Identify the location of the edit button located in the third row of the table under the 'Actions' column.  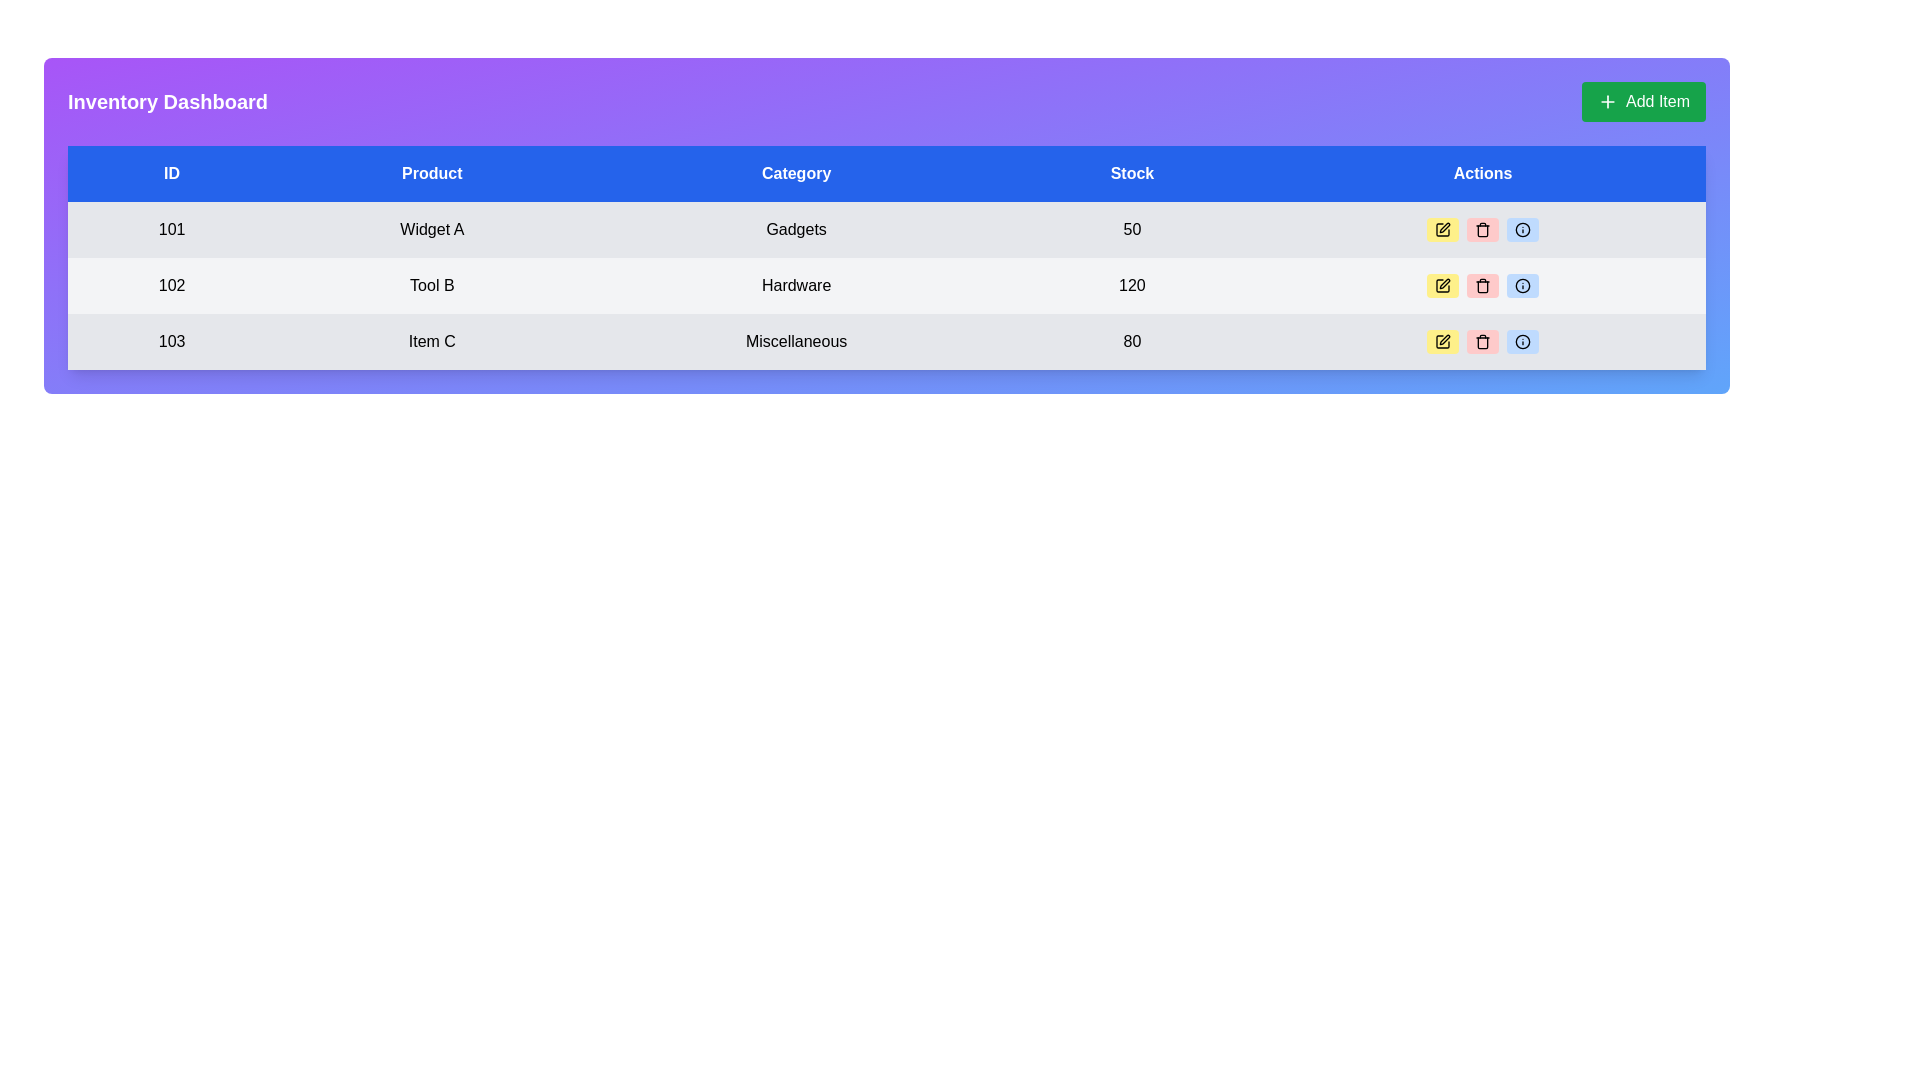
(1443, 285).